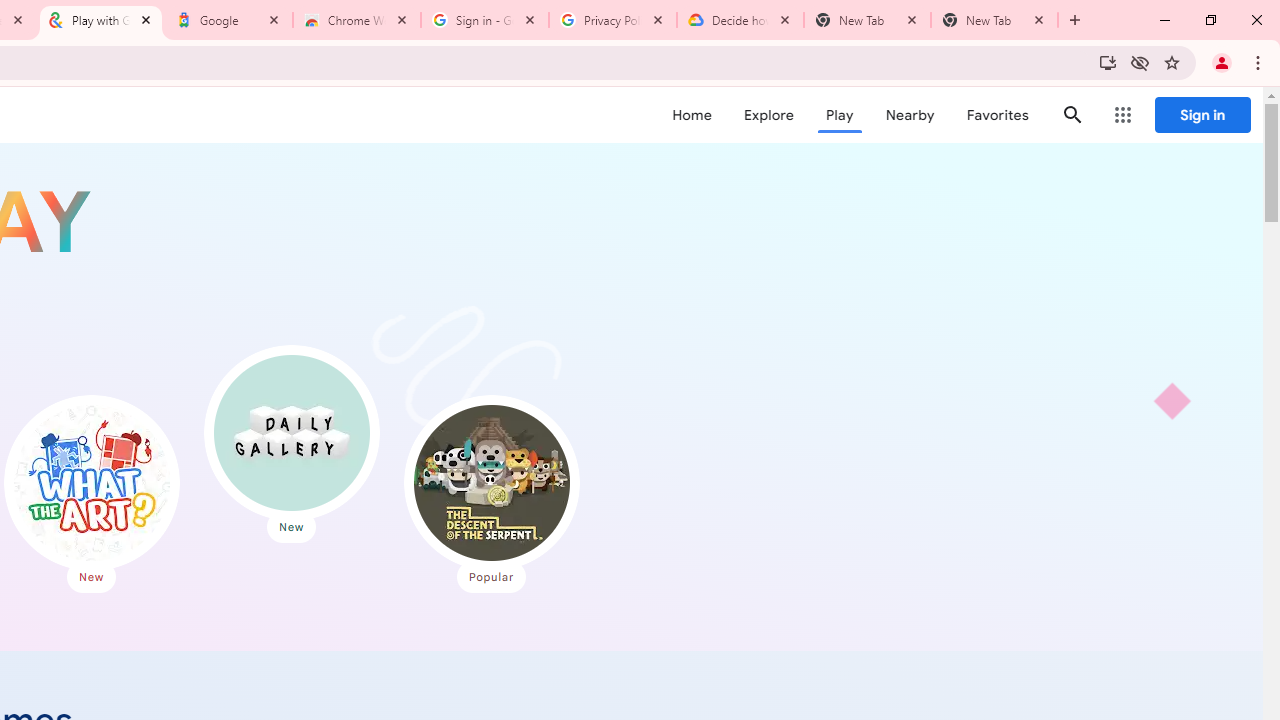 The width and height of the screenshot is (1280, 720). I want to click on 'The Descent of the Serpent', so click(491, 483).